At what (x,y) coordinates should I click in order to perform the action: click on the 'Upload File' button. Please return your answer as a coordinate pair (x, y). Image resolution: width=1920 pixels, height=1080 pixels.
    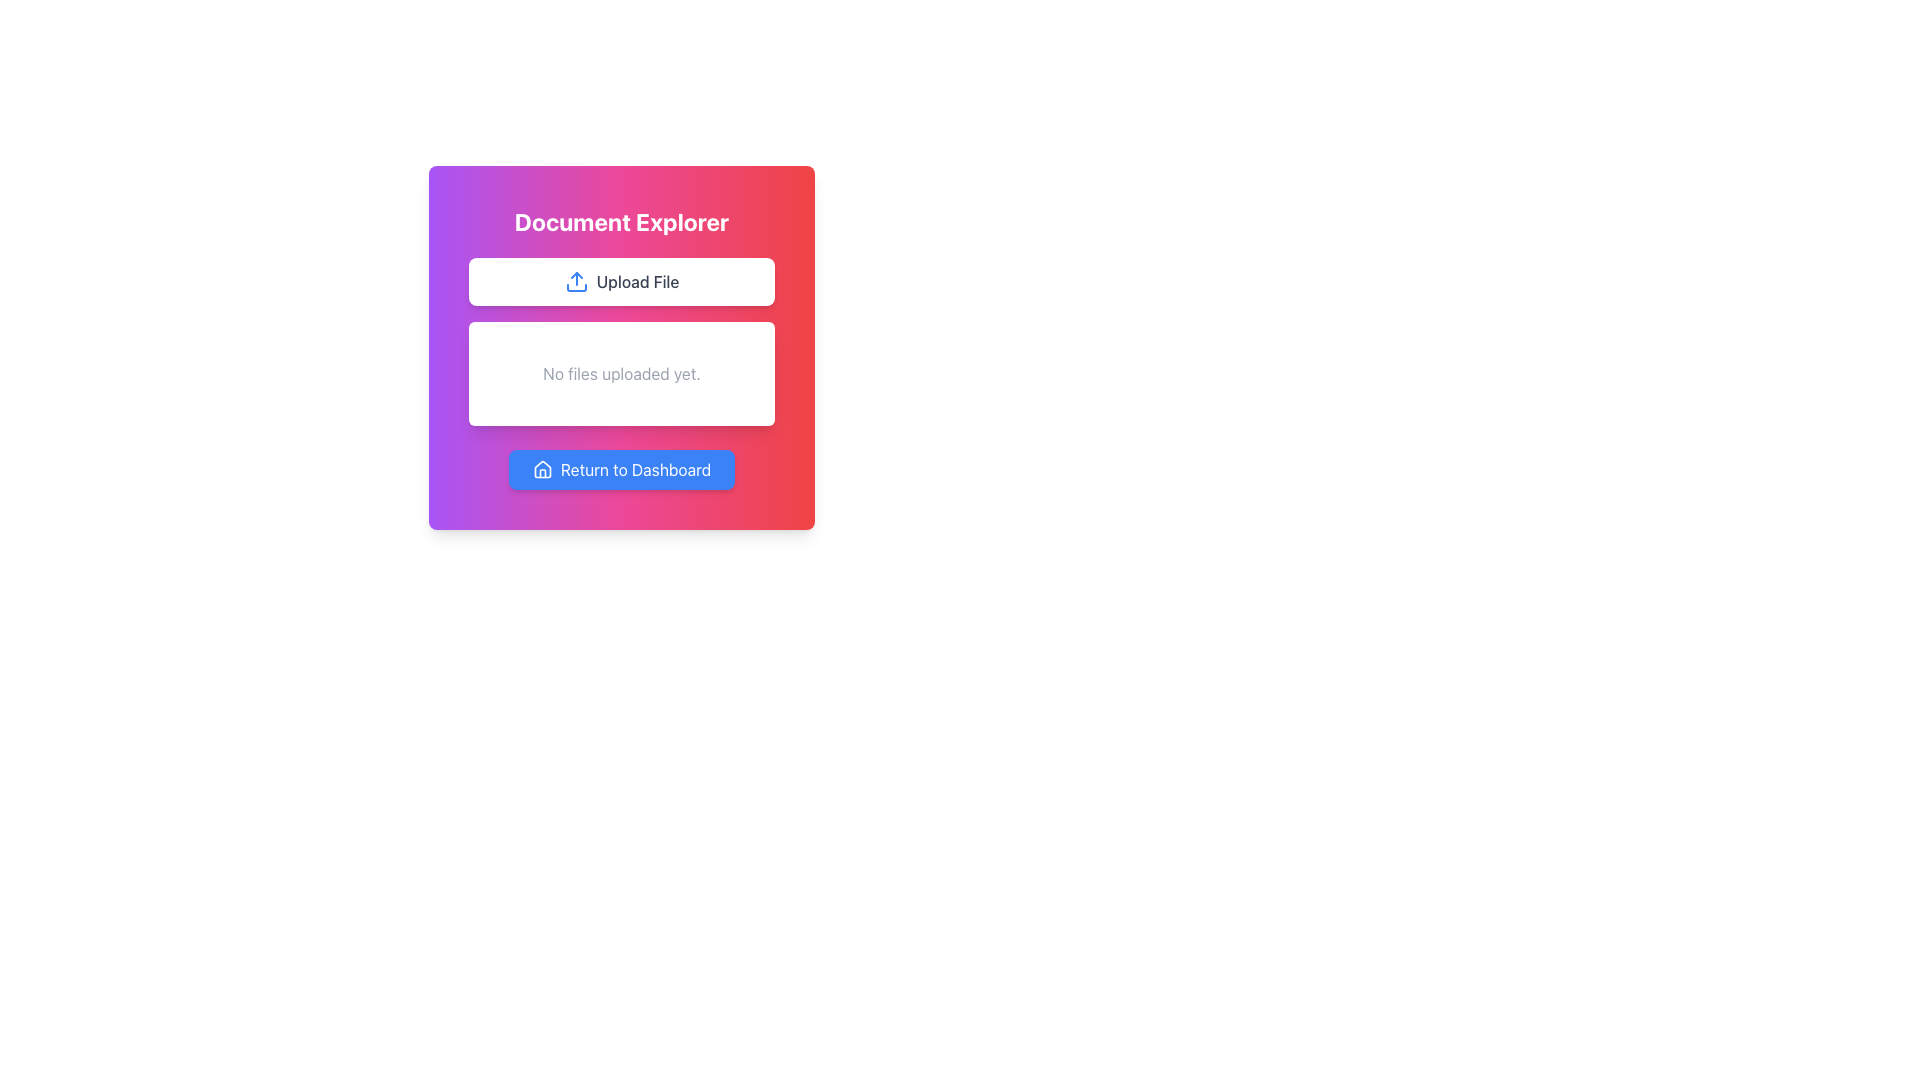
    Looking at the image, I should click on (621, 281).